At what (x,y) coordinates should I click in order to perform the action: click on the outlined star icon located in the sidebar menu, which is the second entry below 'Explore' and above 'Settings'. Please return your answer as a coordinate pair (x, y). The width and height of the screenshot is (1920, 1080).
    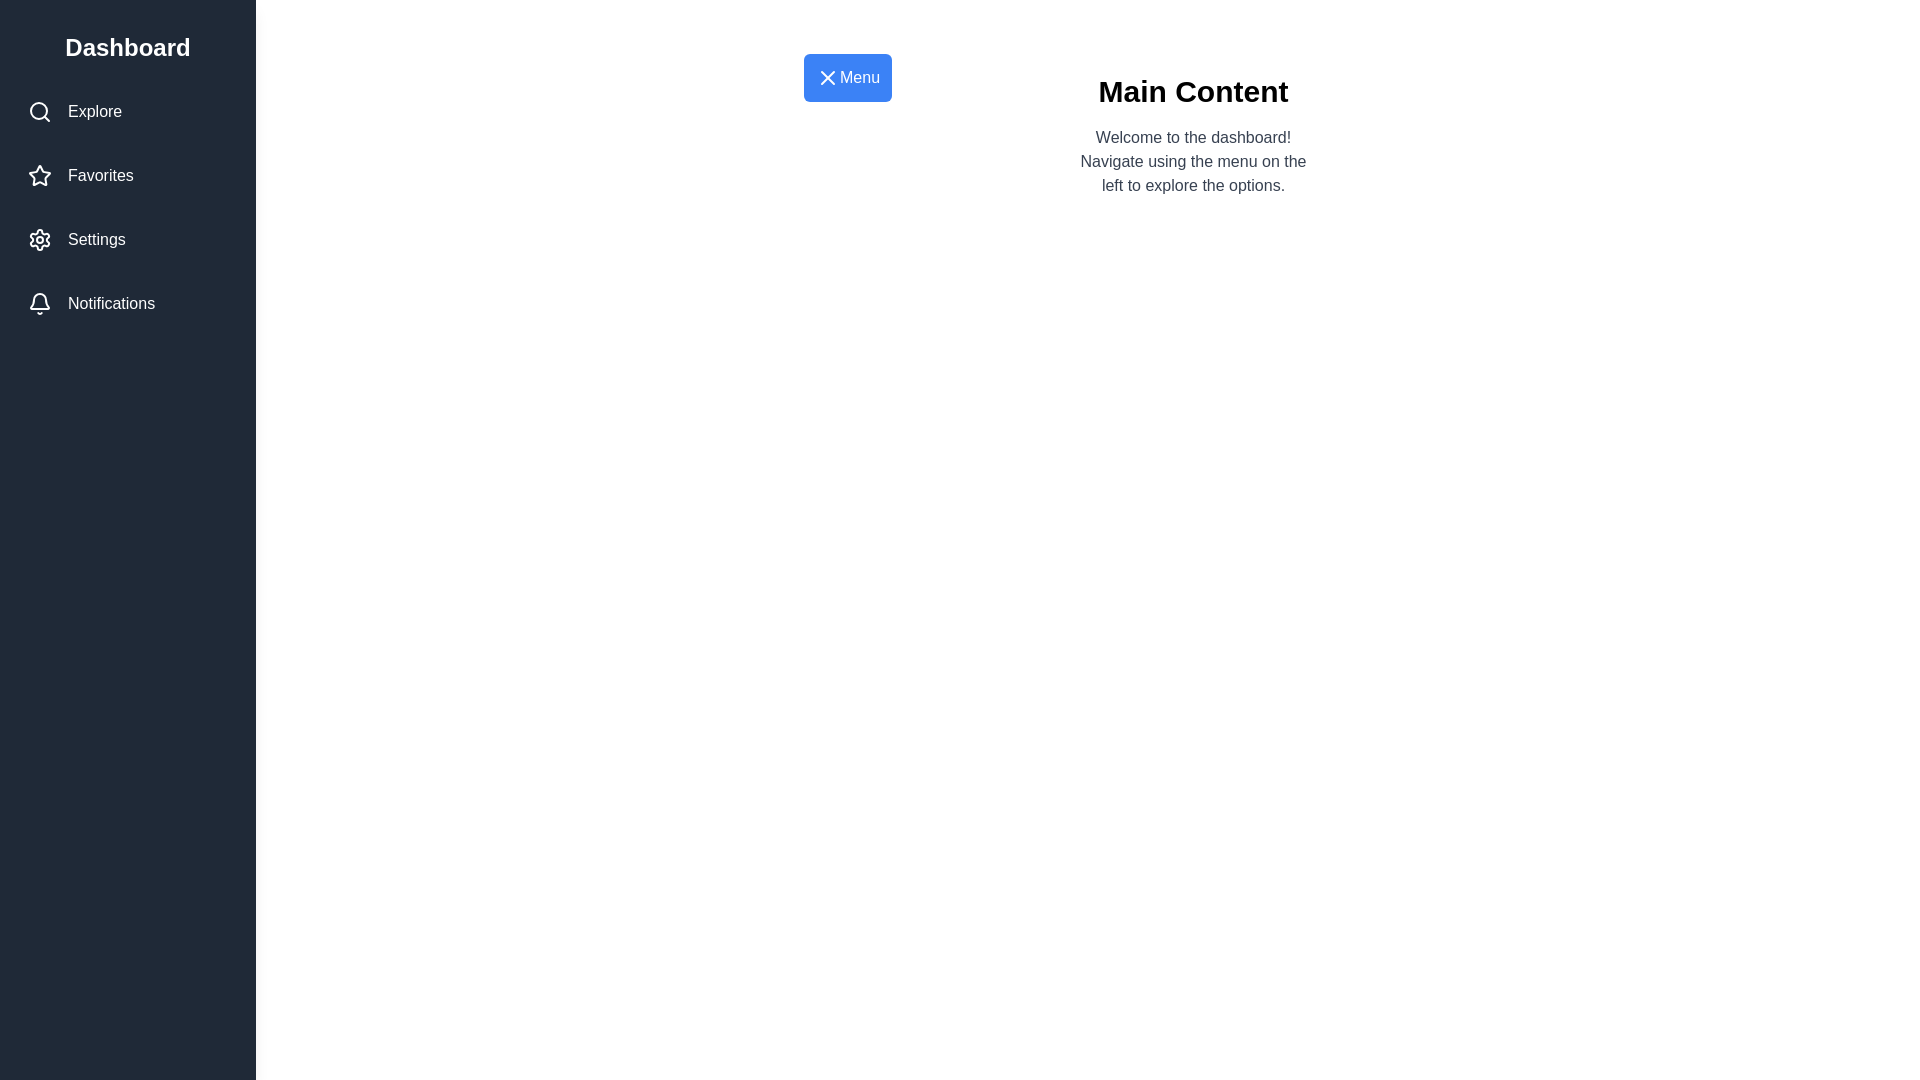
    Looking at the image, I should click on (39, 174).